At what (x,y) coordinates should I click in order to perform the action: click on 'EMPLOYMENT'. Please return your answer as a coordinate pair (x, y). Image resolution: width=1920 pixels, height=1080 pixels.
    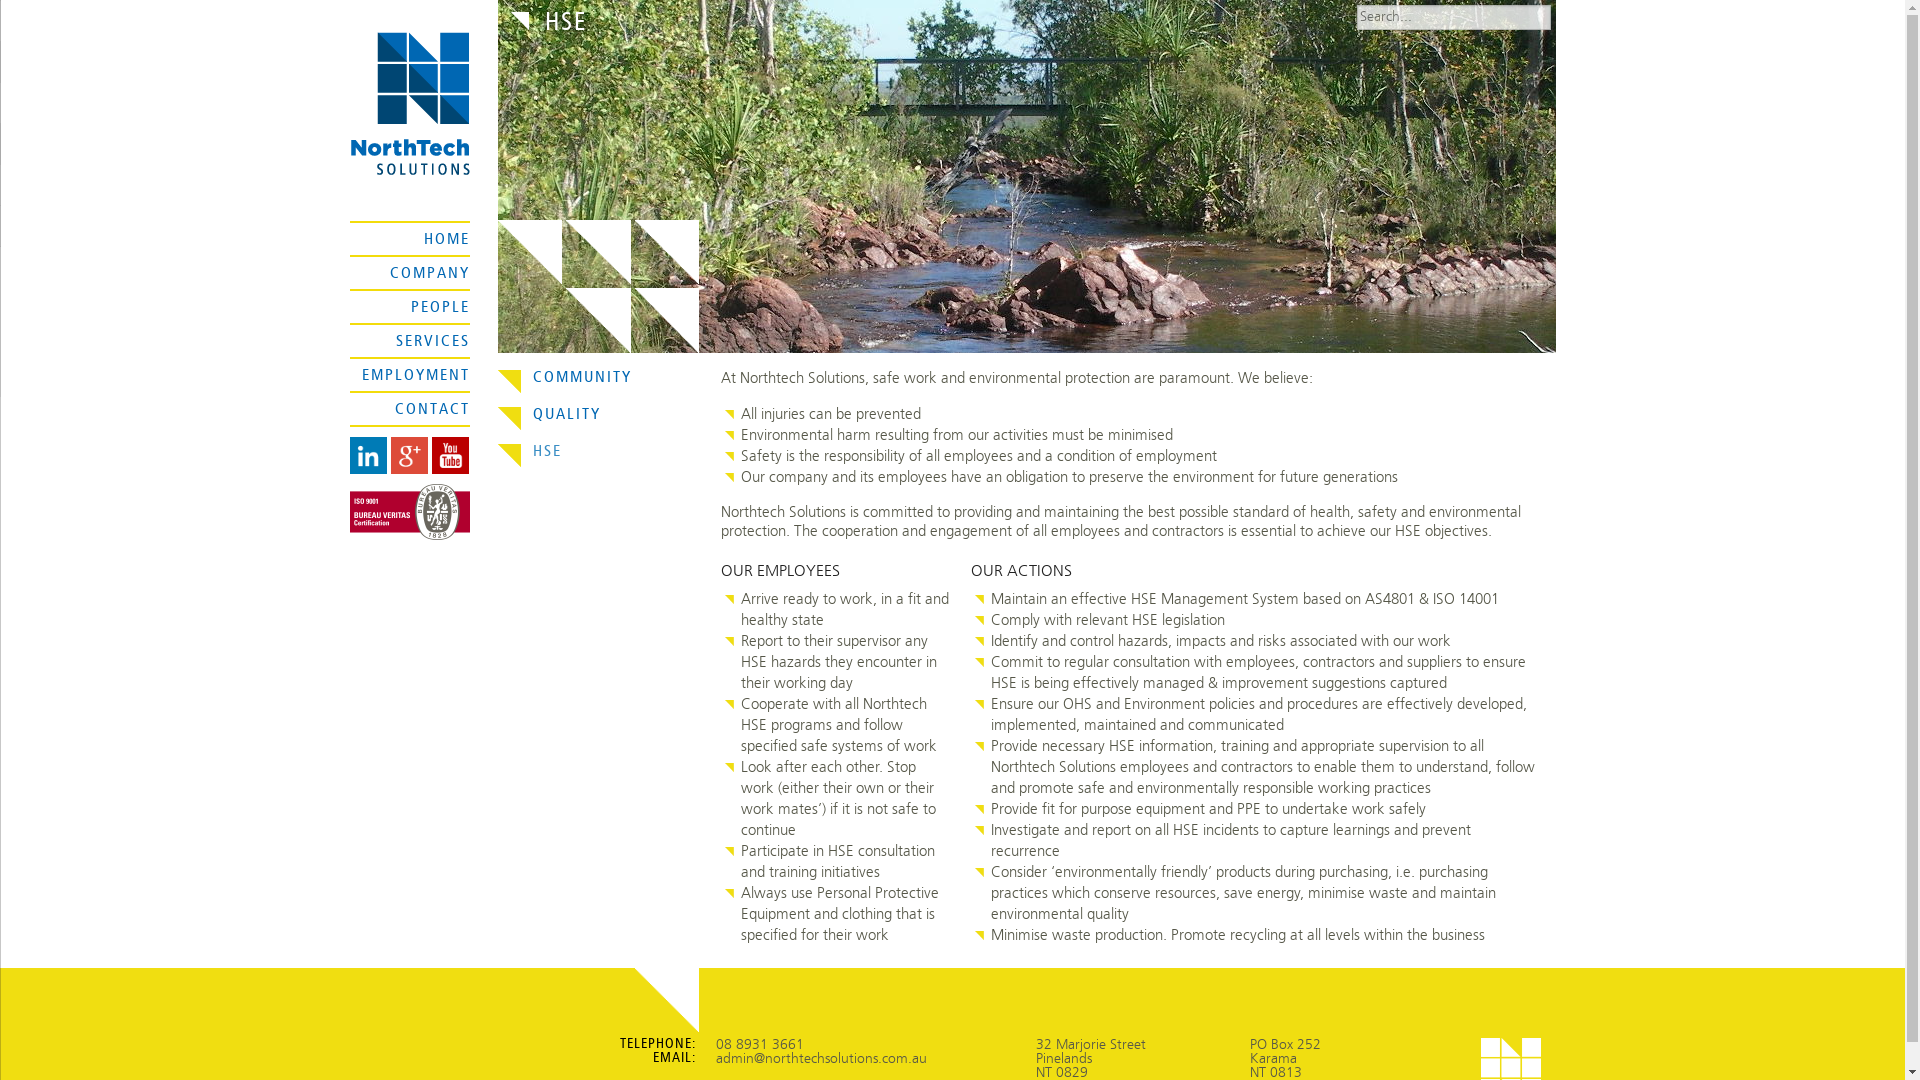
    Looking at the image, I should click on (415, 375).